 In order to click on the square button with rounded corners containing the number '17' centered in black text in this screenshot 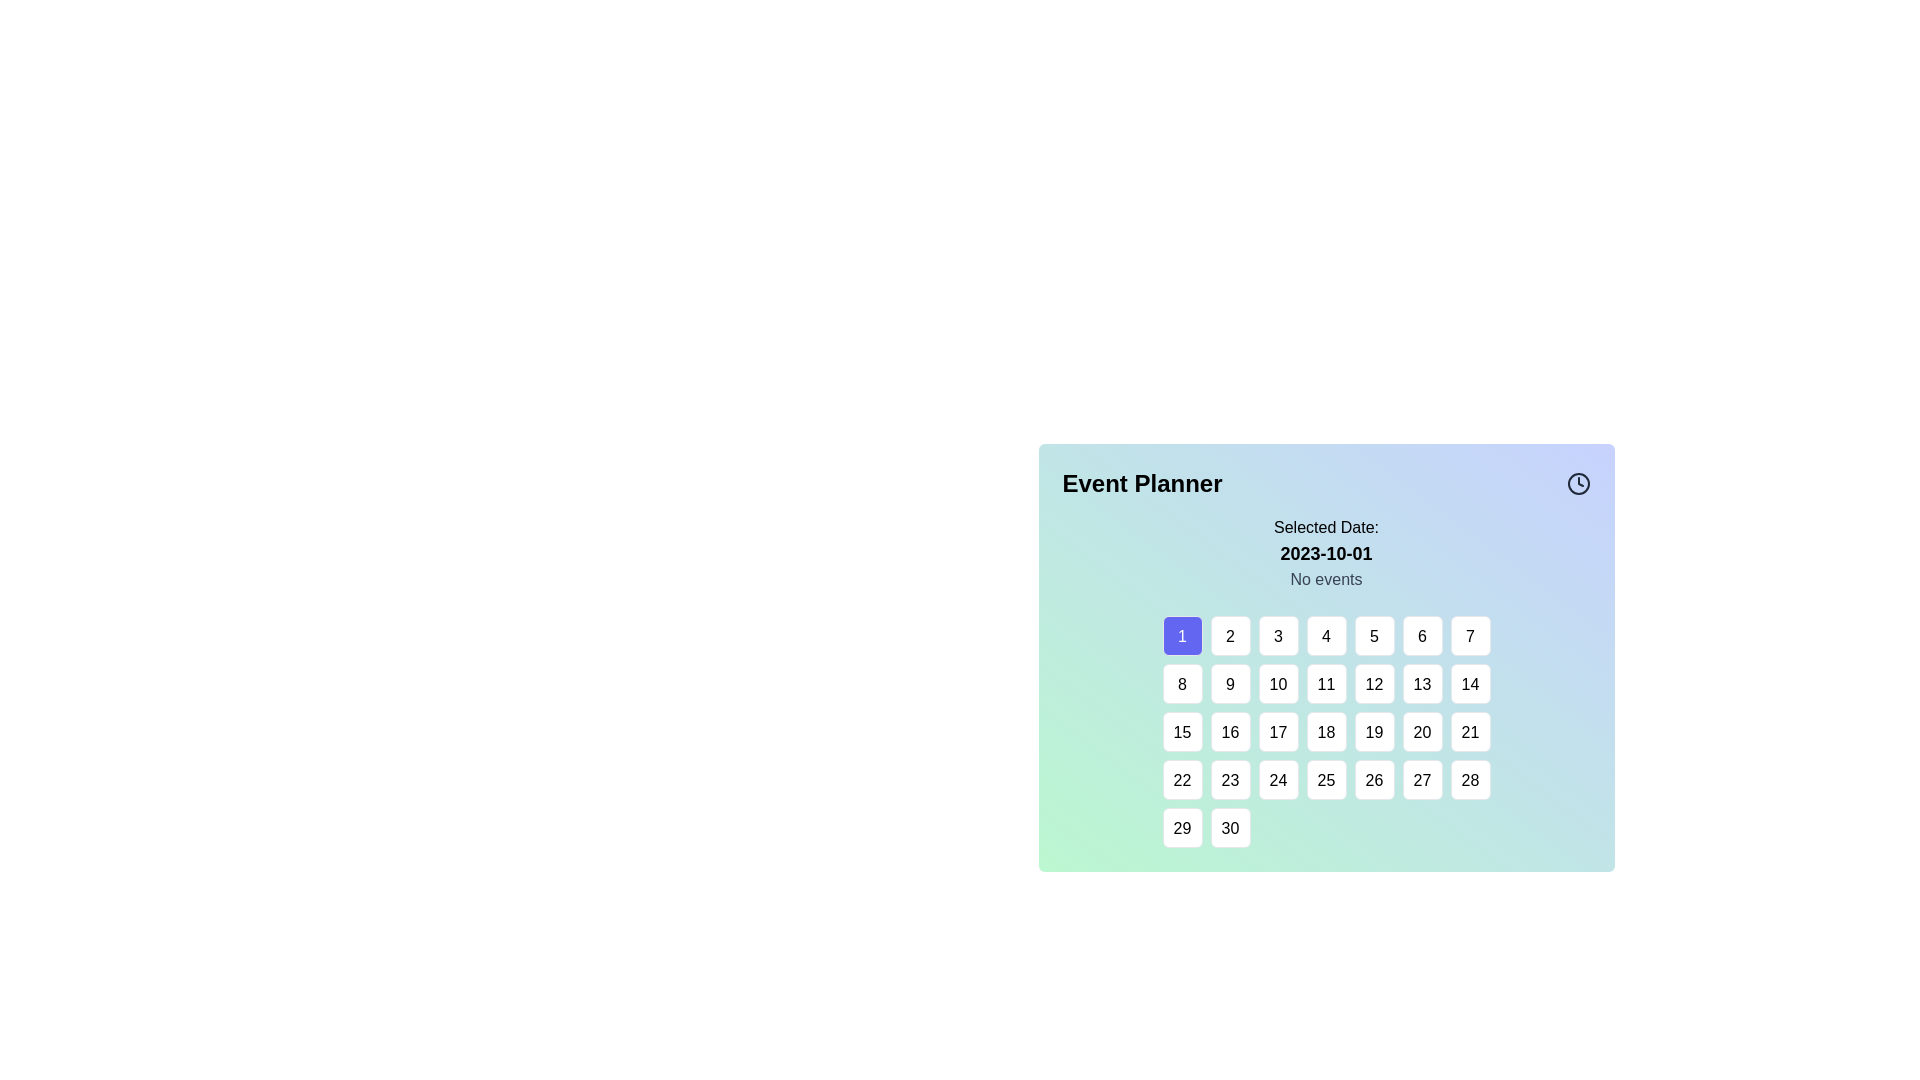, I will do `click(1277, 732)`.